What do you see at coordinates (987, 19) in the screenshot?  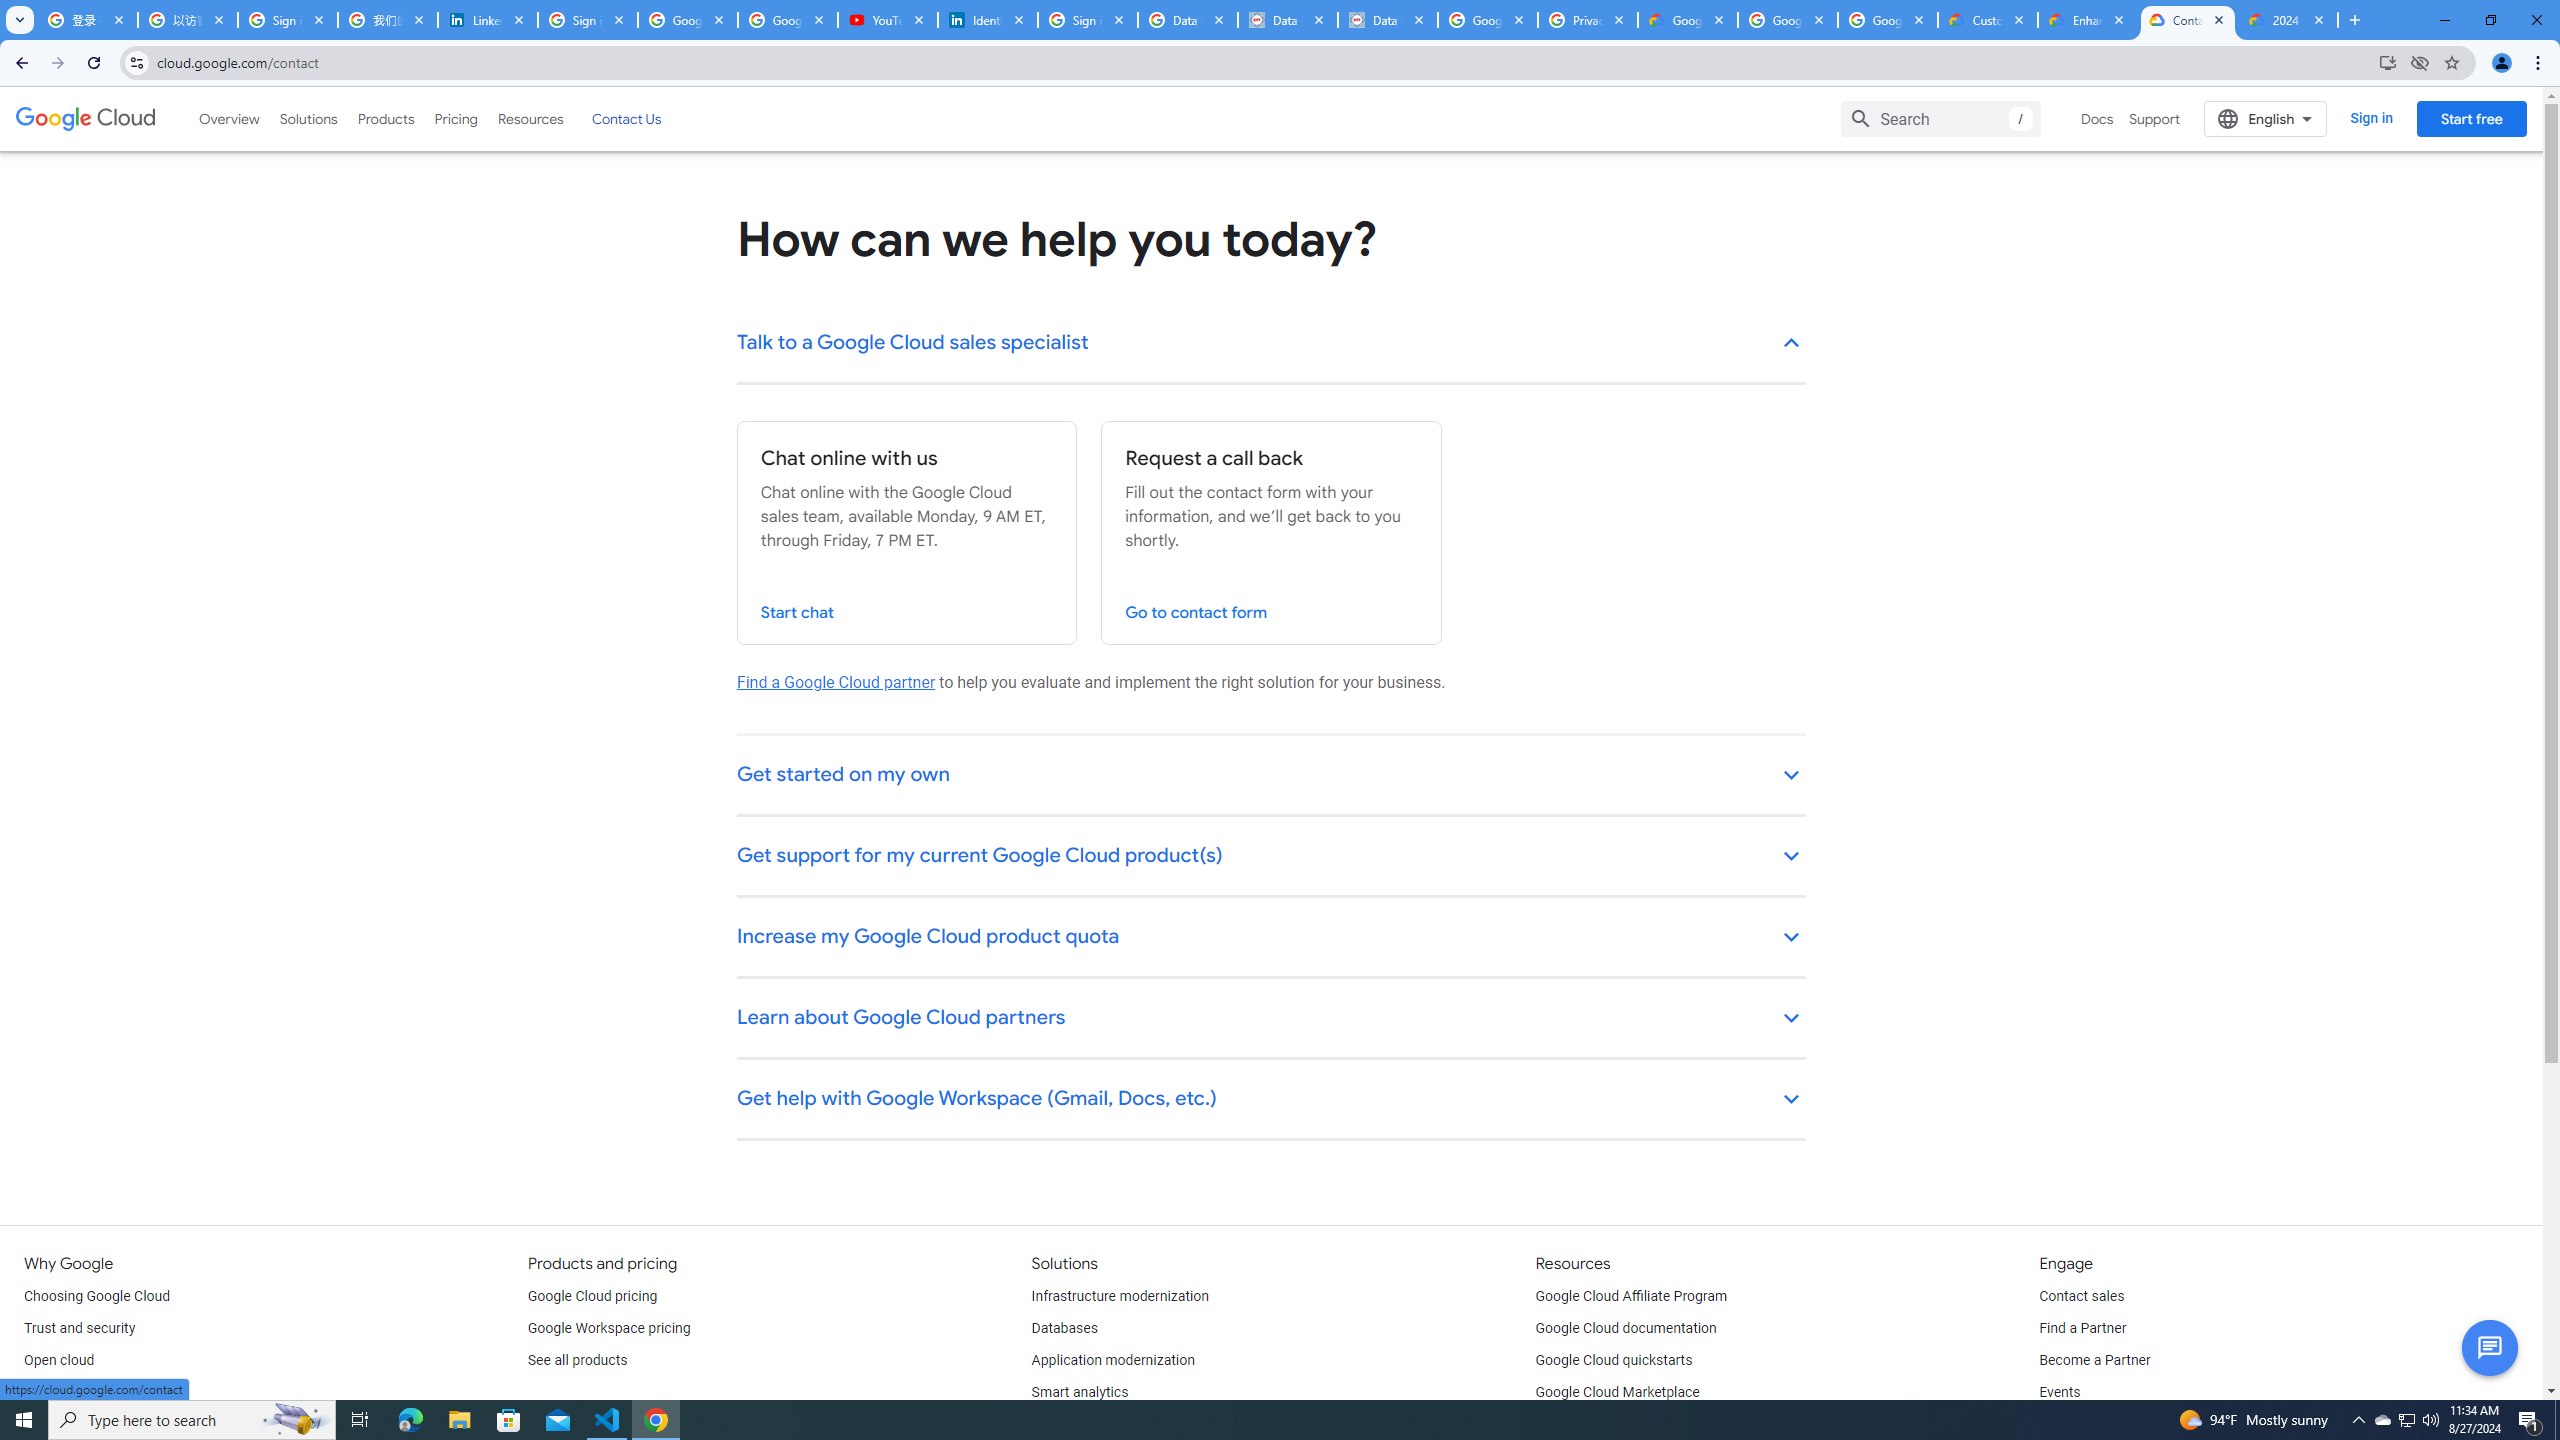 I see `'Identity verification via Persona | LinkedIn Help'` at bounding box center [987, 19].